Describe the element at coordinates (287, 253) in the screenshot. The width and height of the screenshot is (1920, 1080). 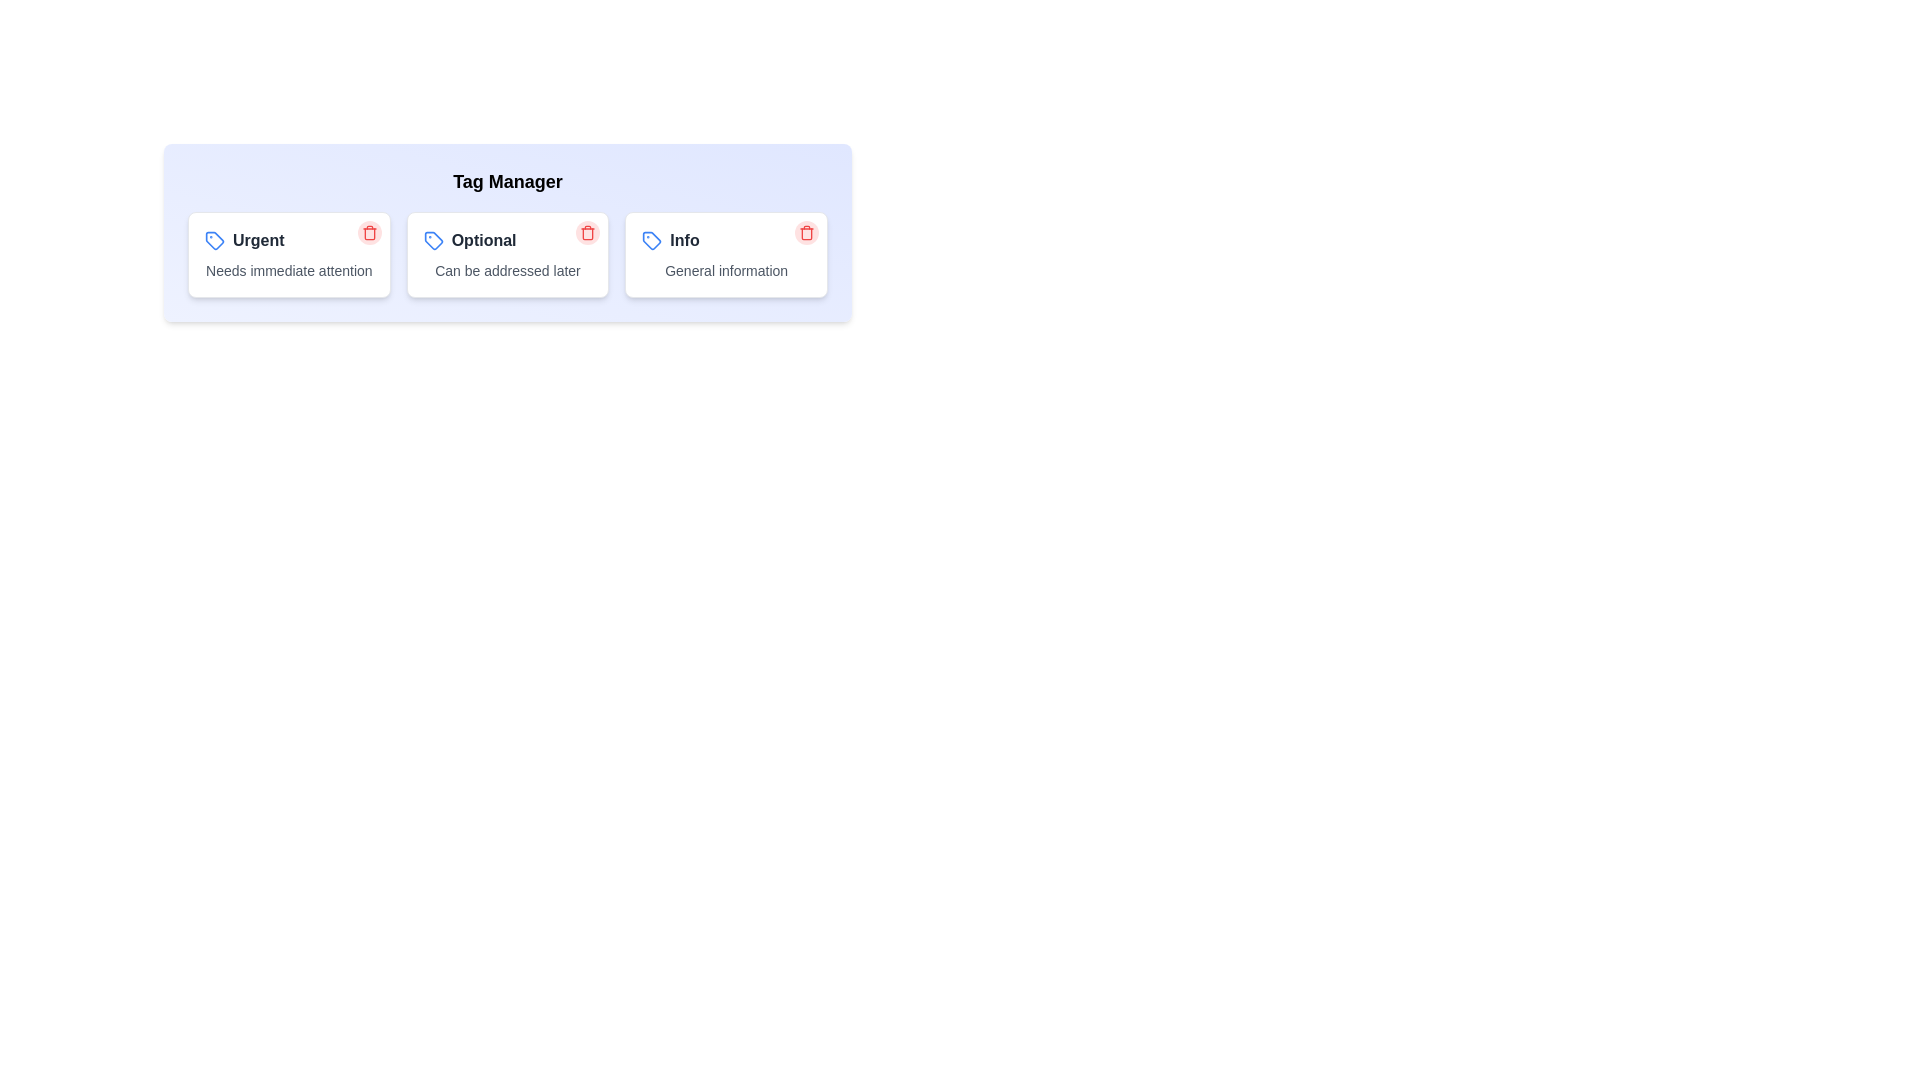
I see `the tag Urgent by clicking on its container` at that location.